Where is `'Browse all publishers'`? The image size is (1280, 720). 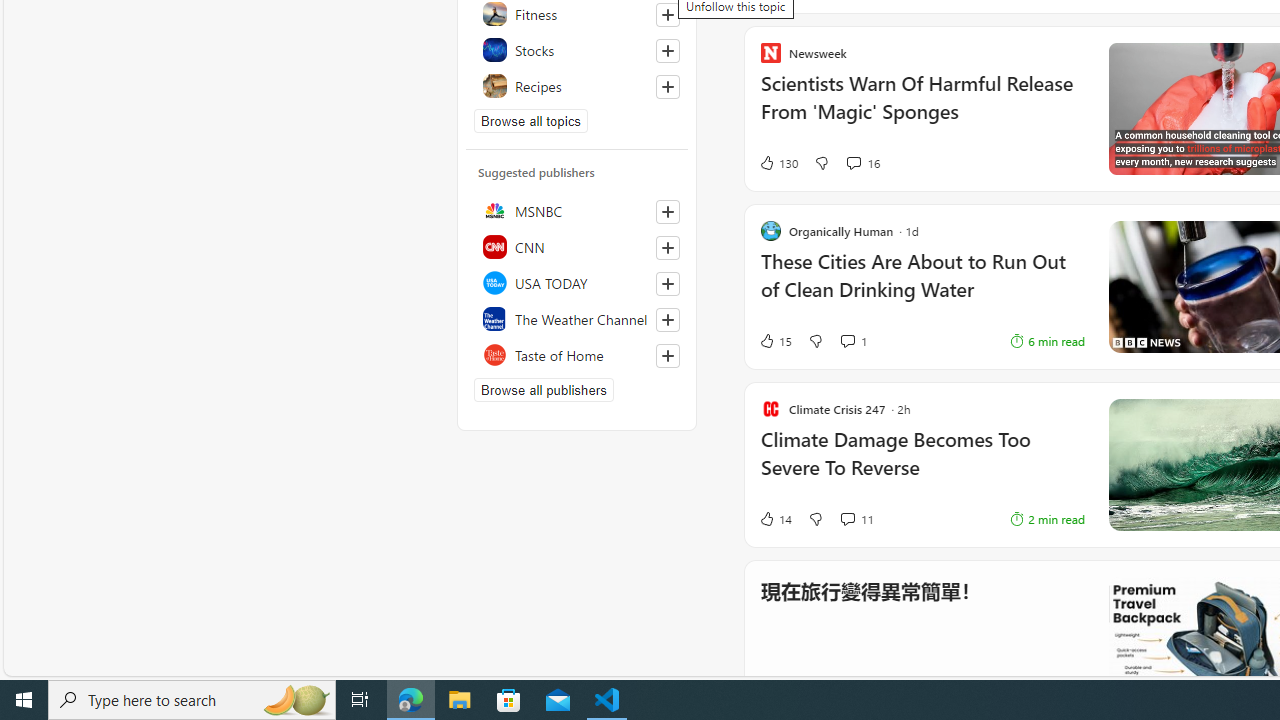 'Browse all publishers' is located at coordinates (544, 389).